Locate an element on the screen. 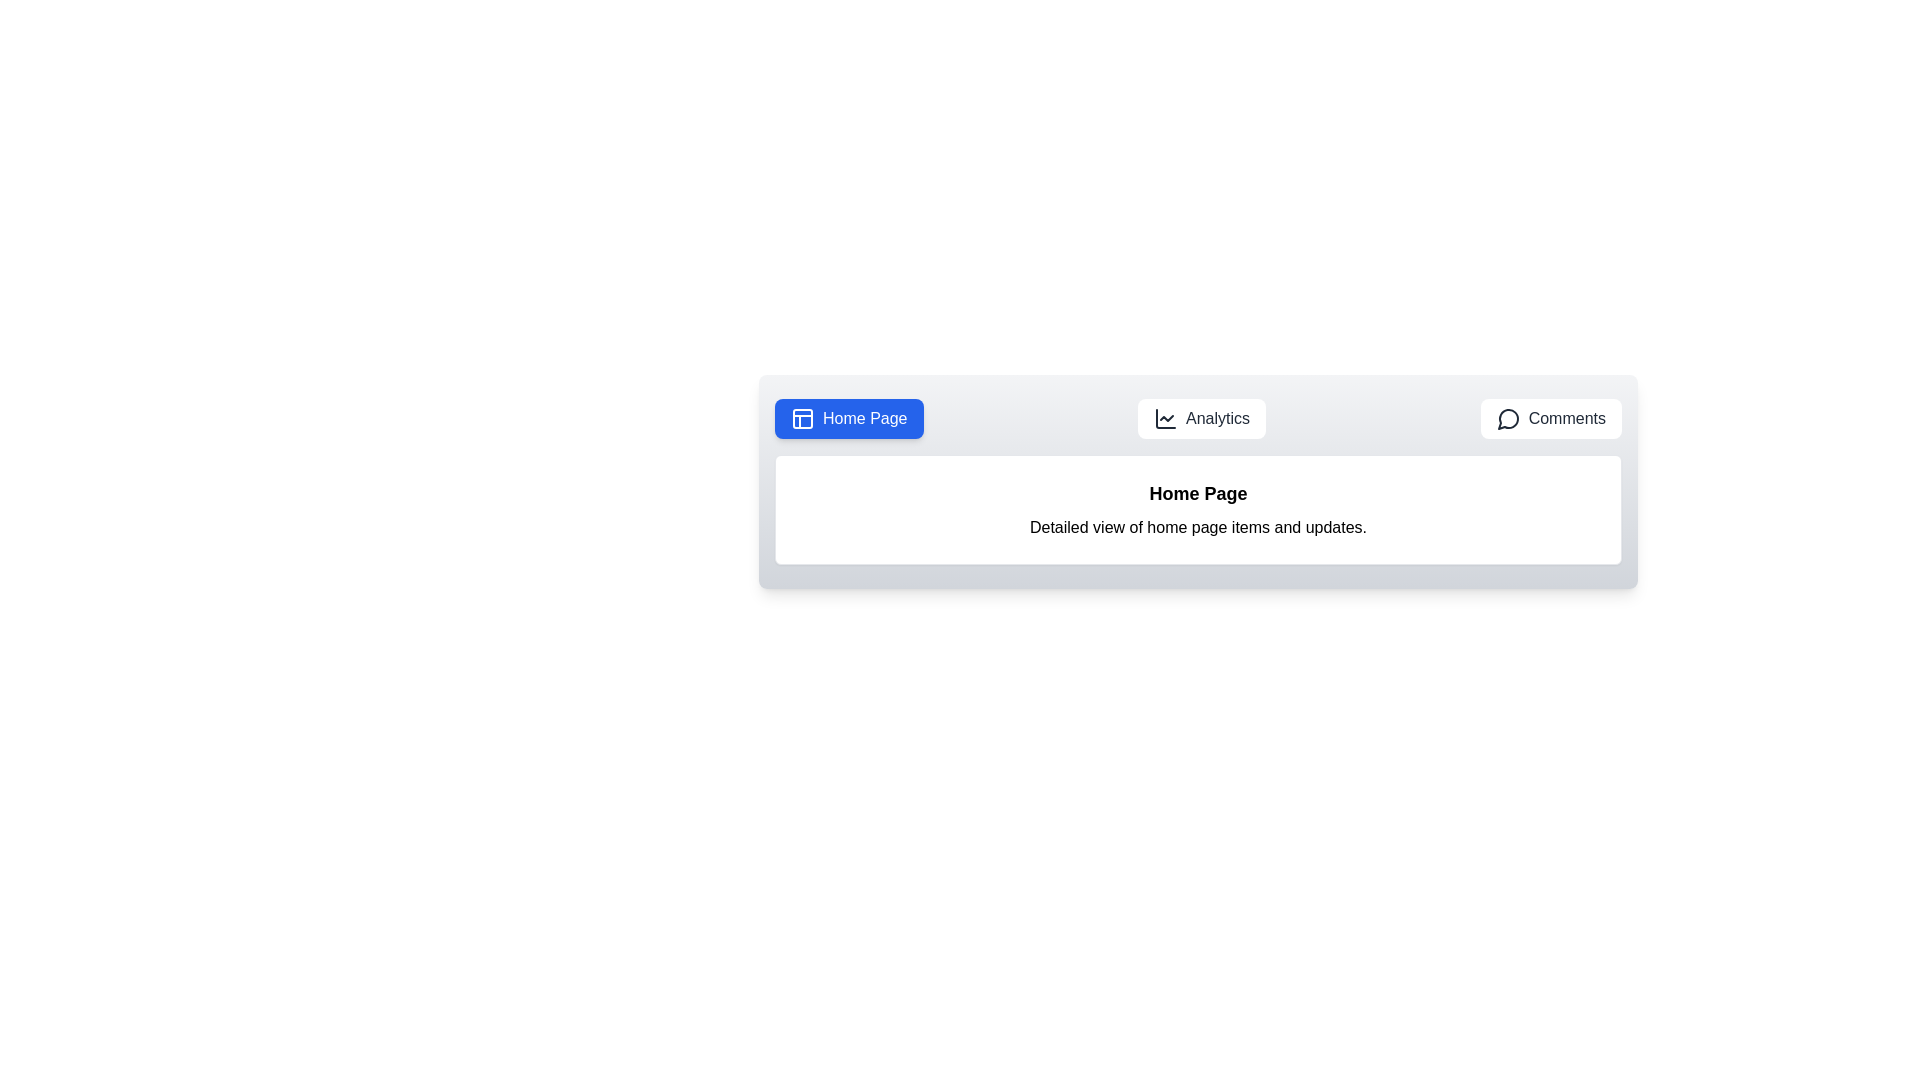 The height and width of the screenshot is (1080, 1920). the Analytics tab by clicking on the corresponding tab is located at coordinates (1201, 418).